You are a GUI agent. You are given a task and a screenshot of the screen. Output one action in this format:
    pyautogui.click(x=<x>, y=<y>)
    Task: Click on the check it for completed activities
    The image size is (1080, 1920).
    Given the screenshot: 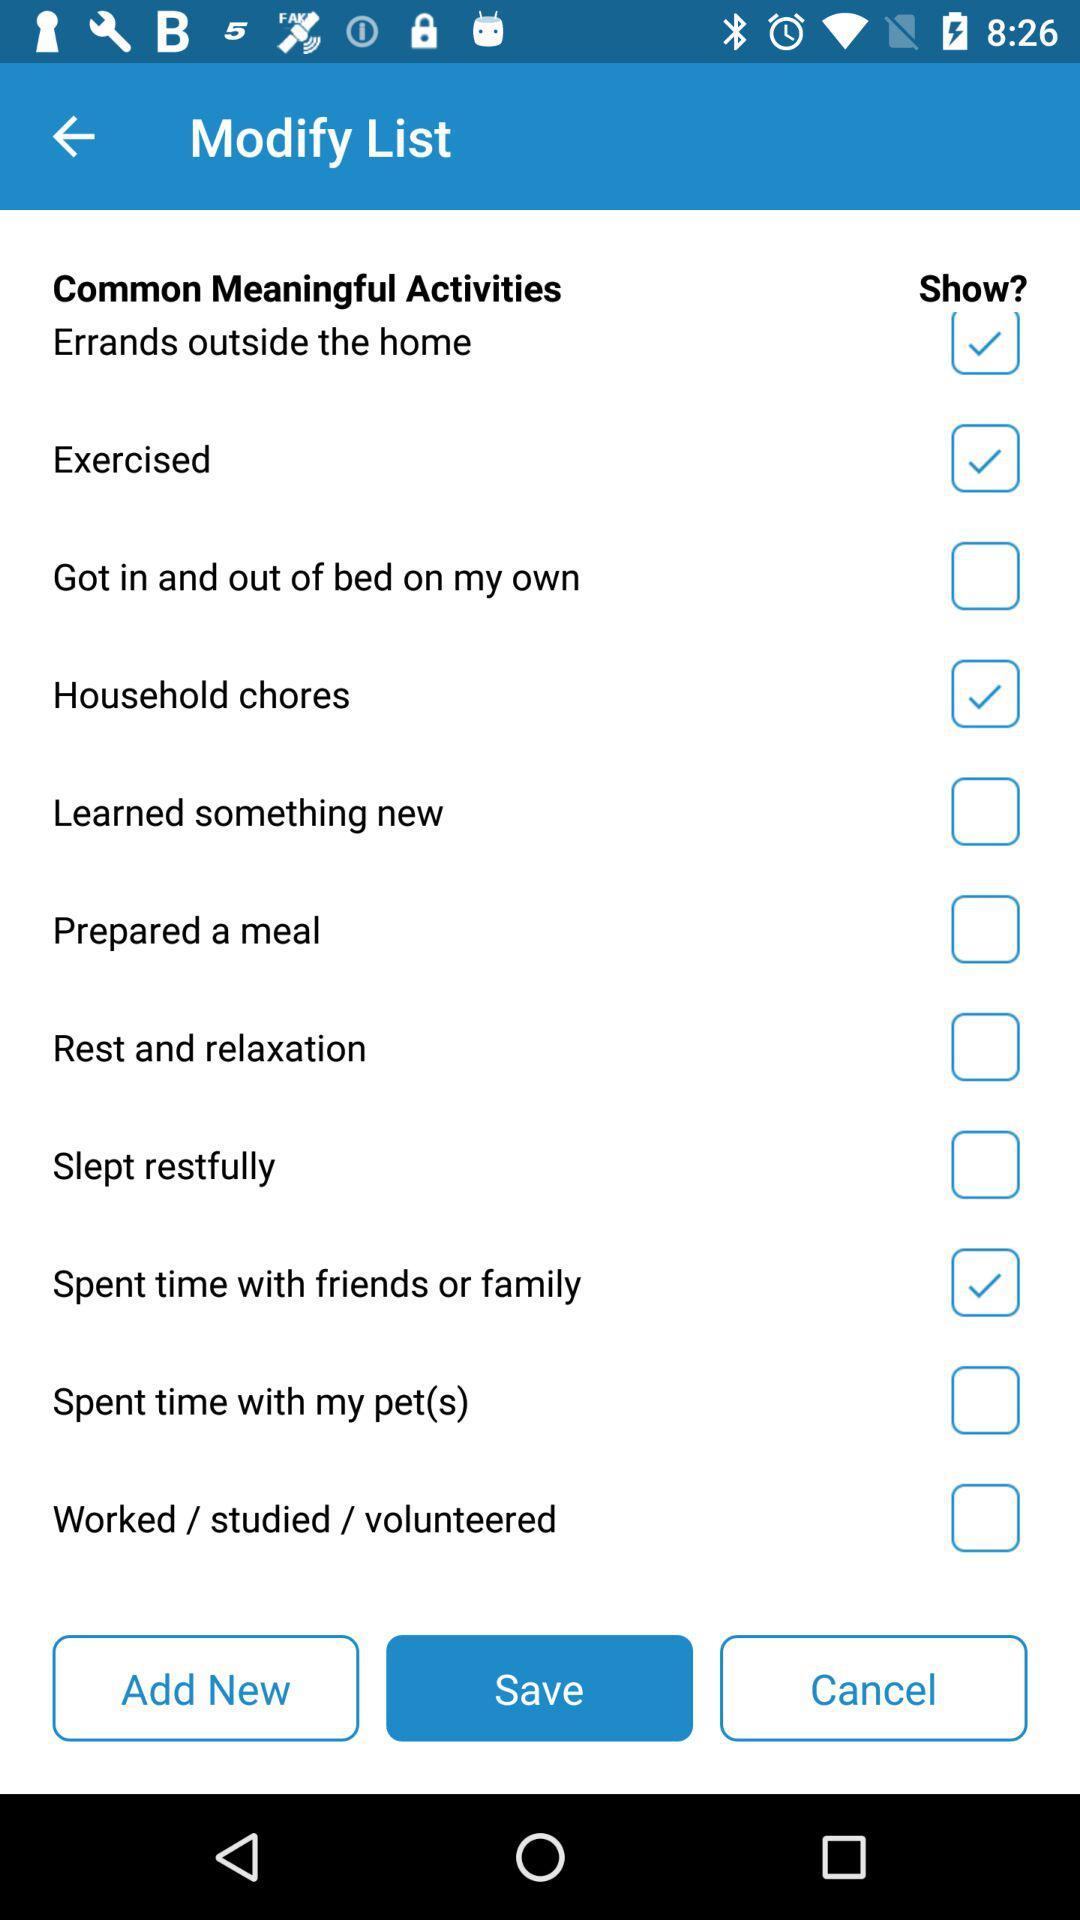 What is the action you would take?
    pyautogui.click(x=984, y=1164)
    